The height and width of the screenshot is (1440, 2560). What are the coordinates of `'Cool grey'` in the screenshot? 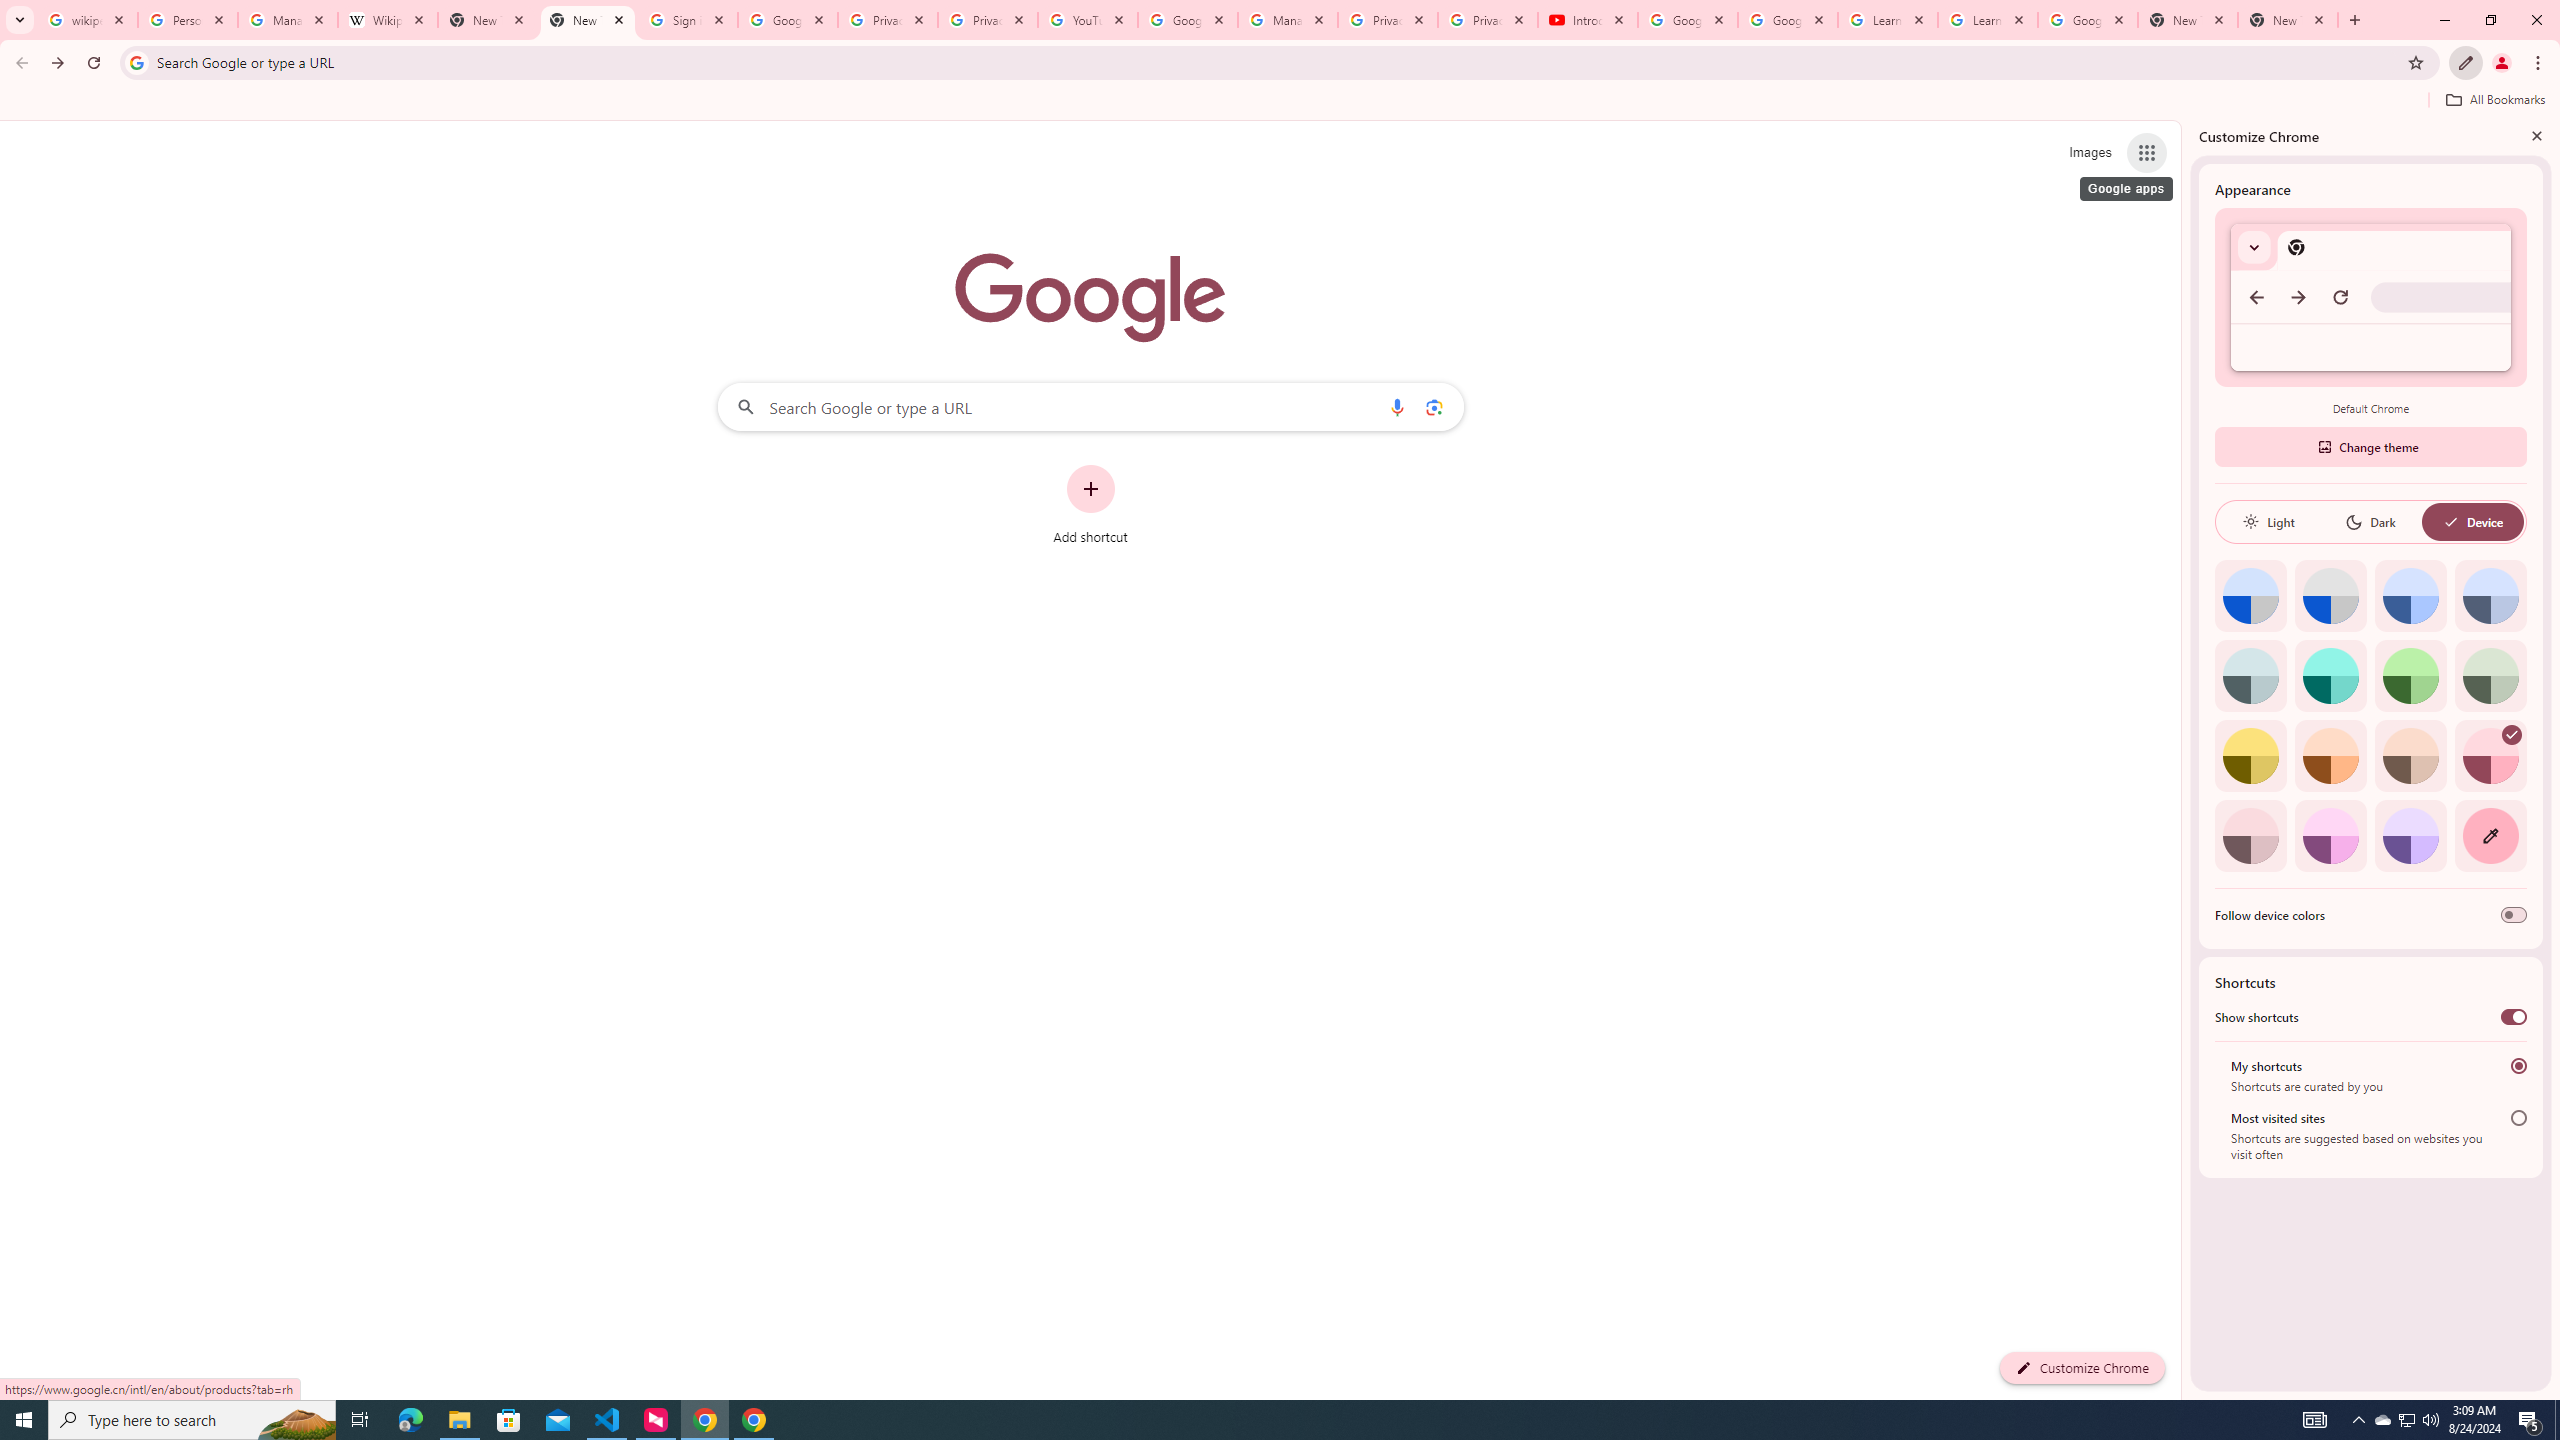 It's located at (2490, 595).